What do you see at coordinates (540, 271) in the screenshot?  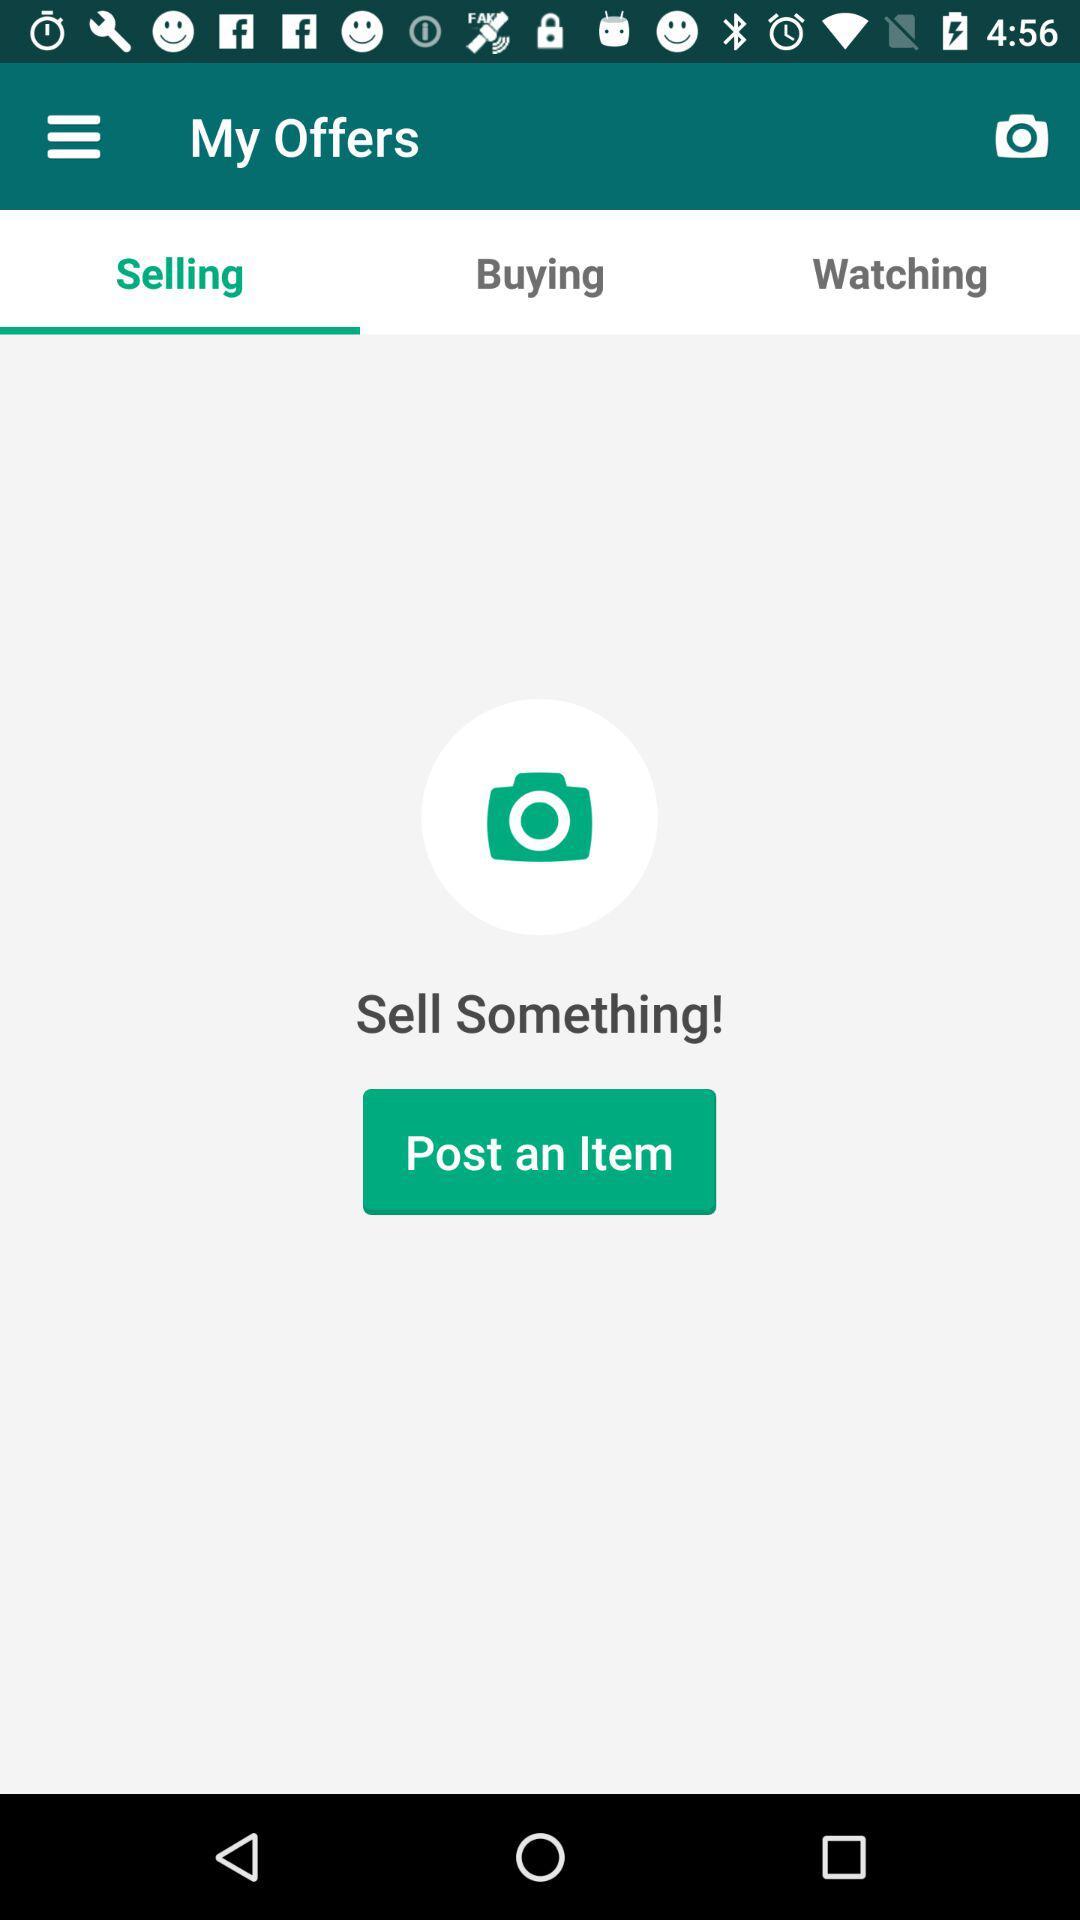 I see `buying icon` at bounding box center [540, 271].